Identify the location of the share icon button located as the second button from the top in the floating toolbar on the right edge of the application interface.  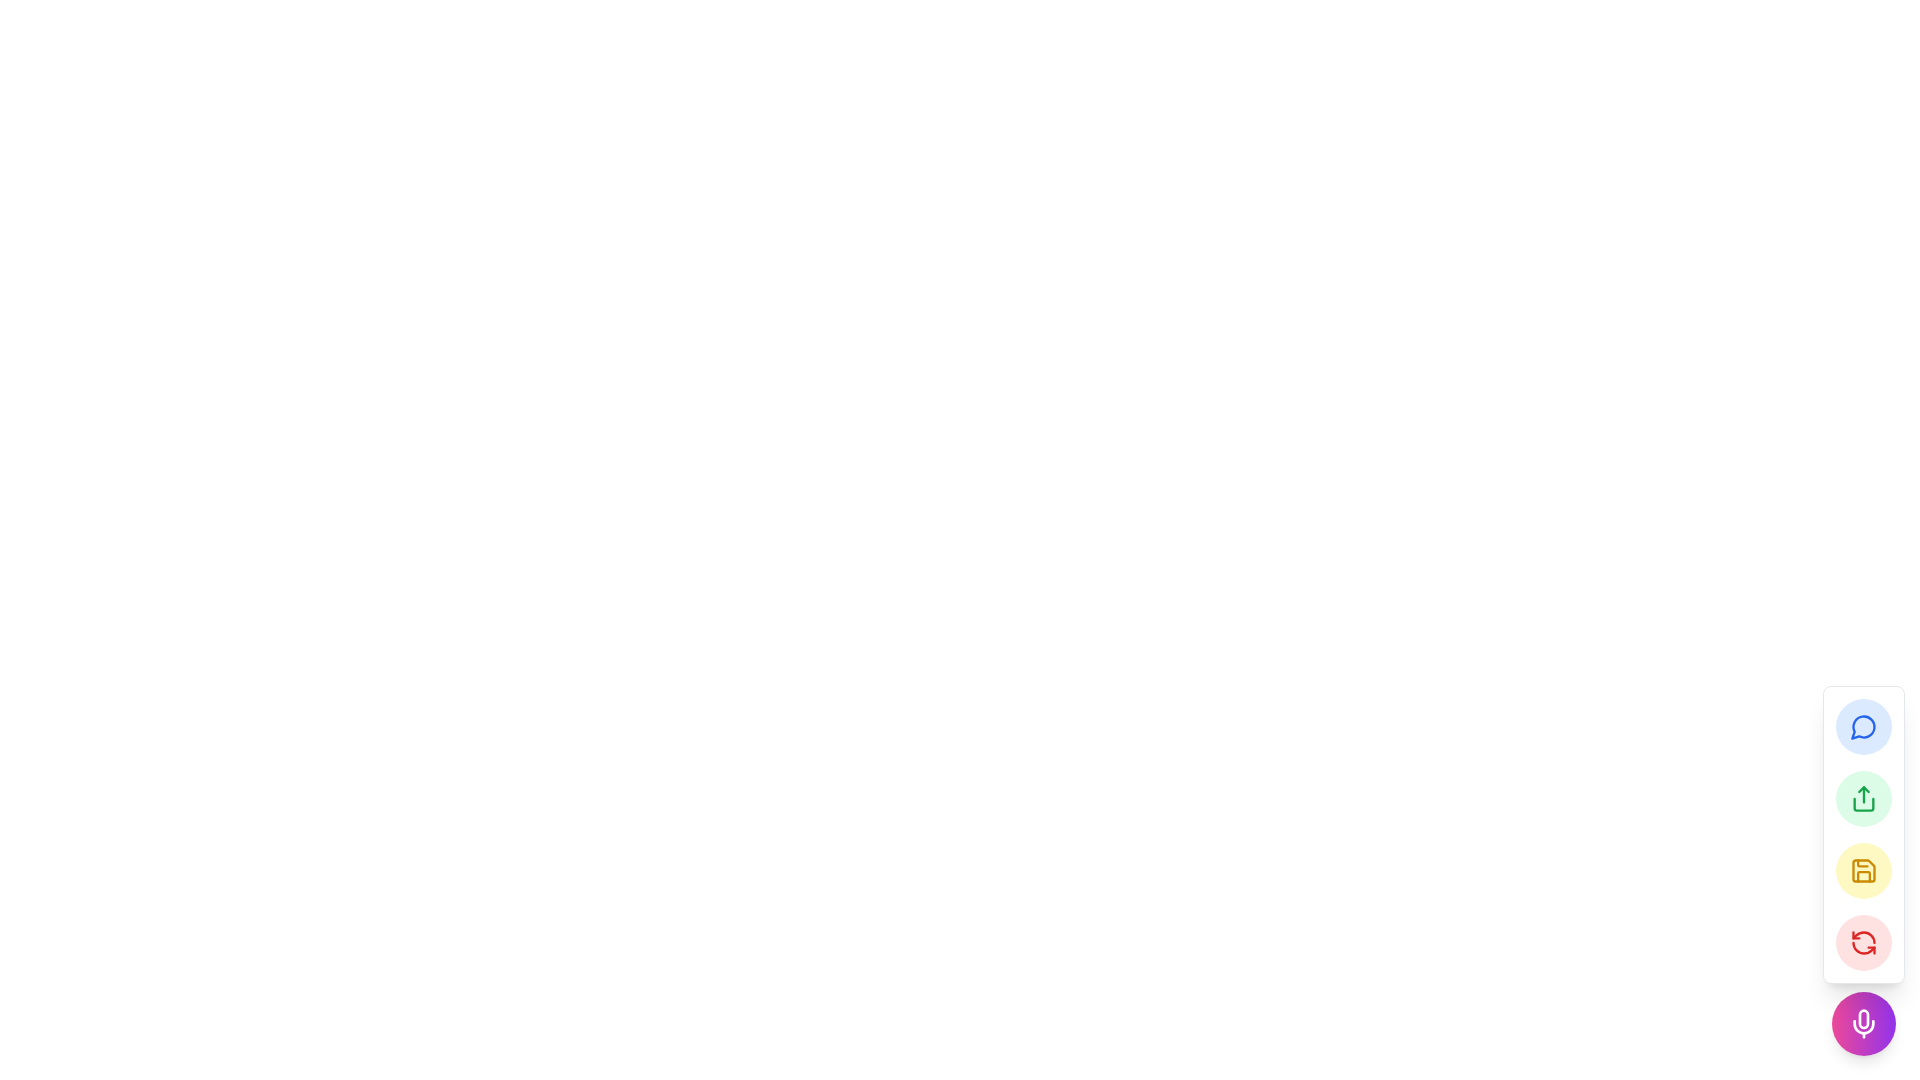
(1862, 797).